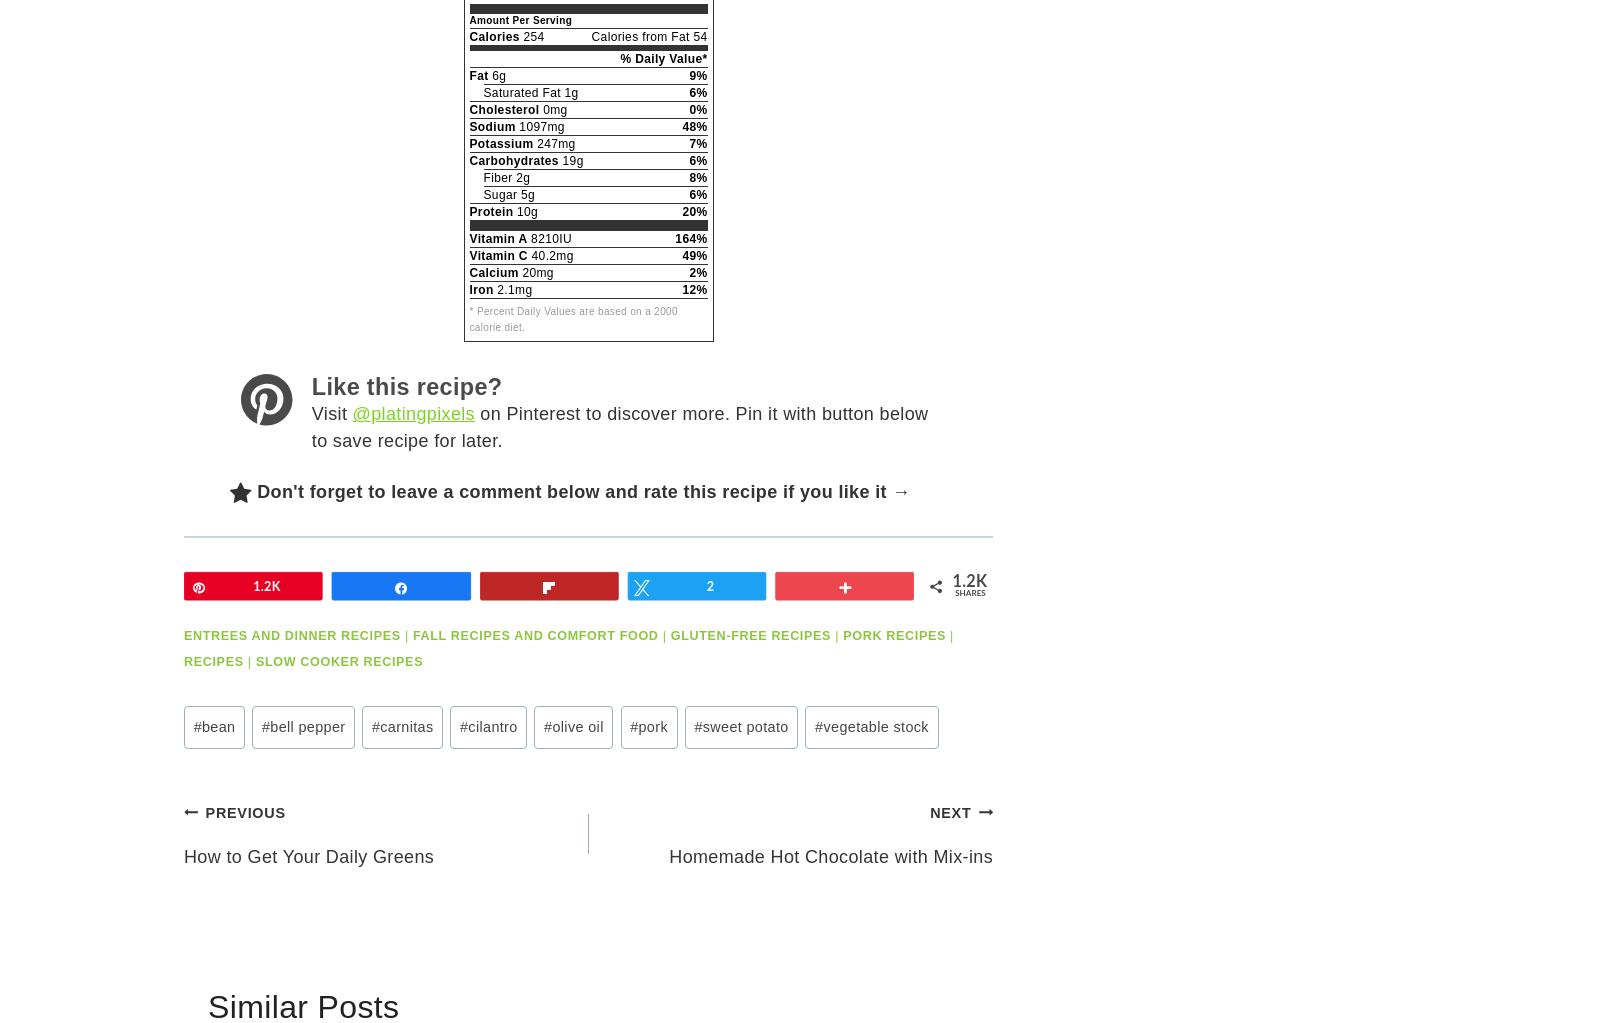 This screenshot has width=1600, height=1023. I want to click on 'Saturated Fat 1g', so click(529, 92).